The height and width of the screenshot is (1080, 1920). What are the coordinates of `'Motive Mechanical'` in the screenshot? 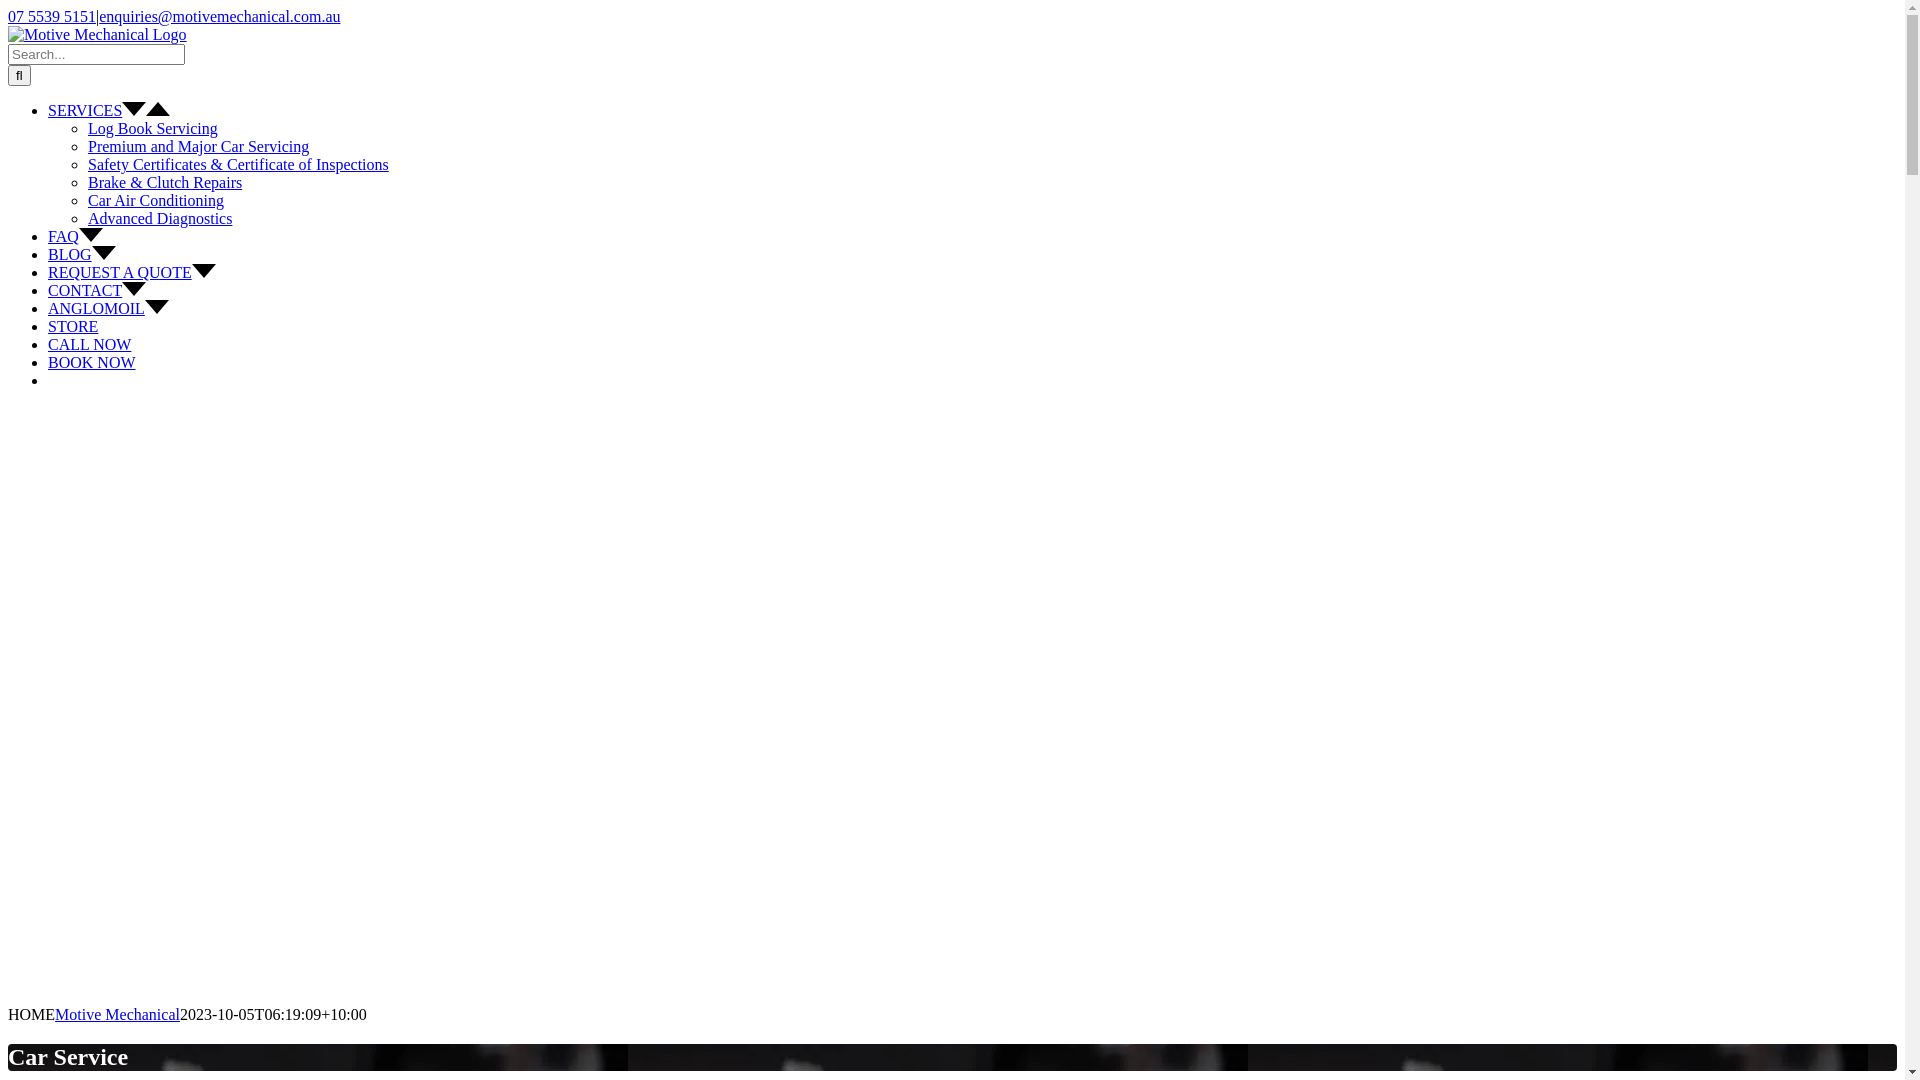 It's located at (116, 1014).